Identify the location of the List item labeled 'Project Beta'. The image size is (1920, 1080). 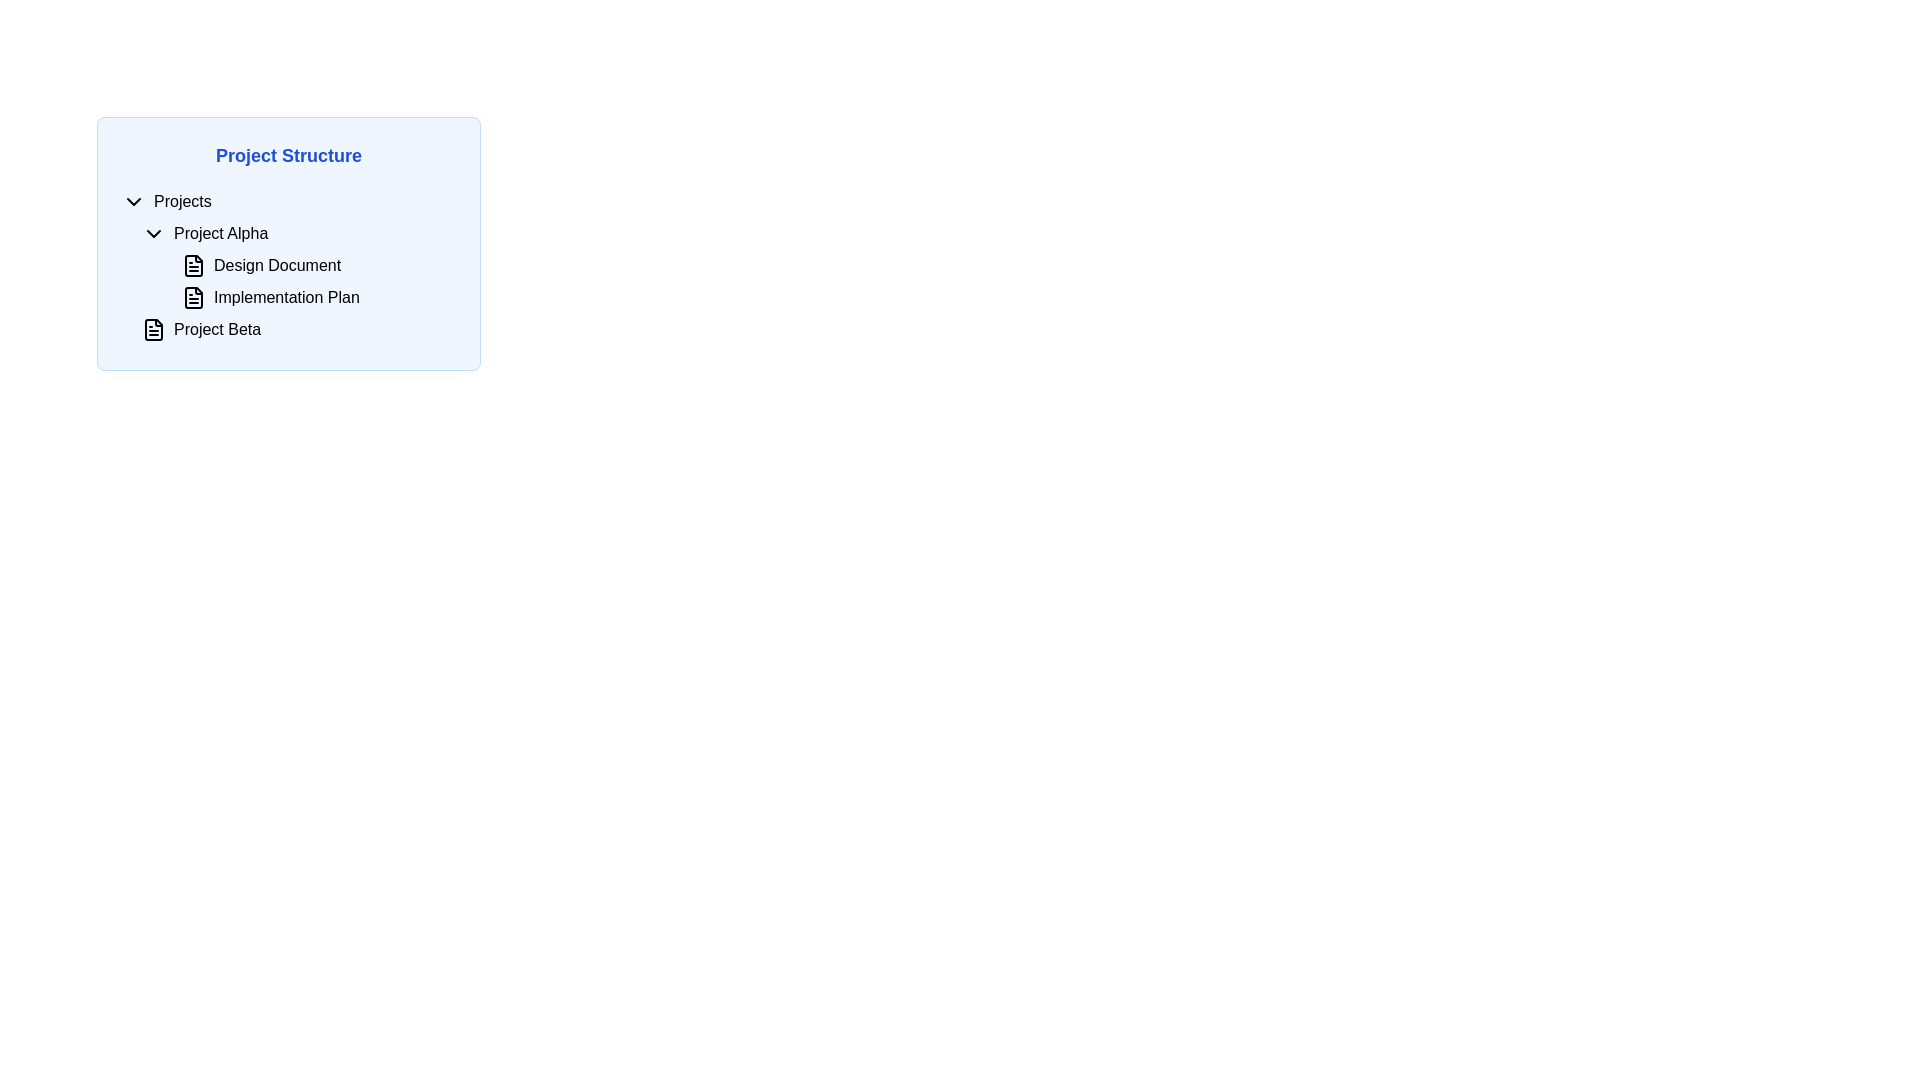
(297, 329).